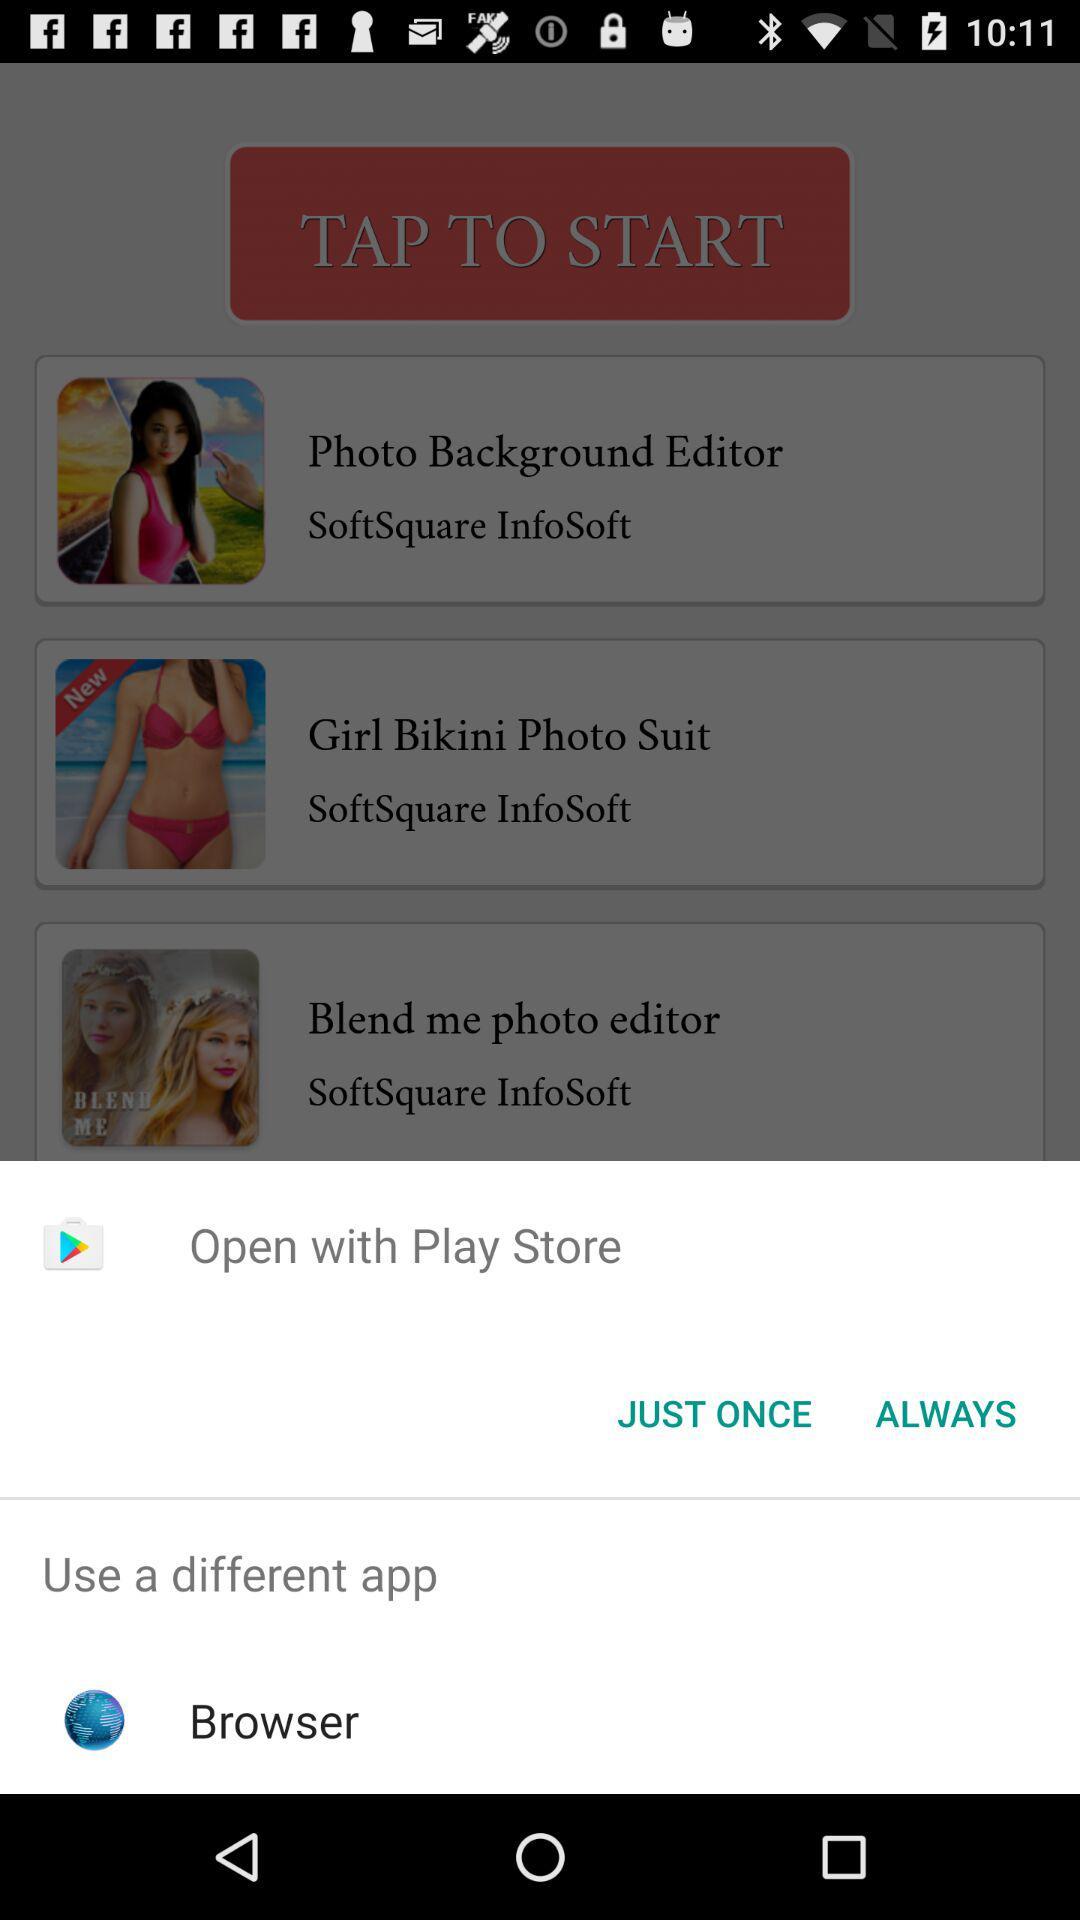 Image resolution: width=1080 pixels, height=1920 pixels. Describe the element at coordinates (540, 1572) in the screenshot. I see `item above the browser` at that location.